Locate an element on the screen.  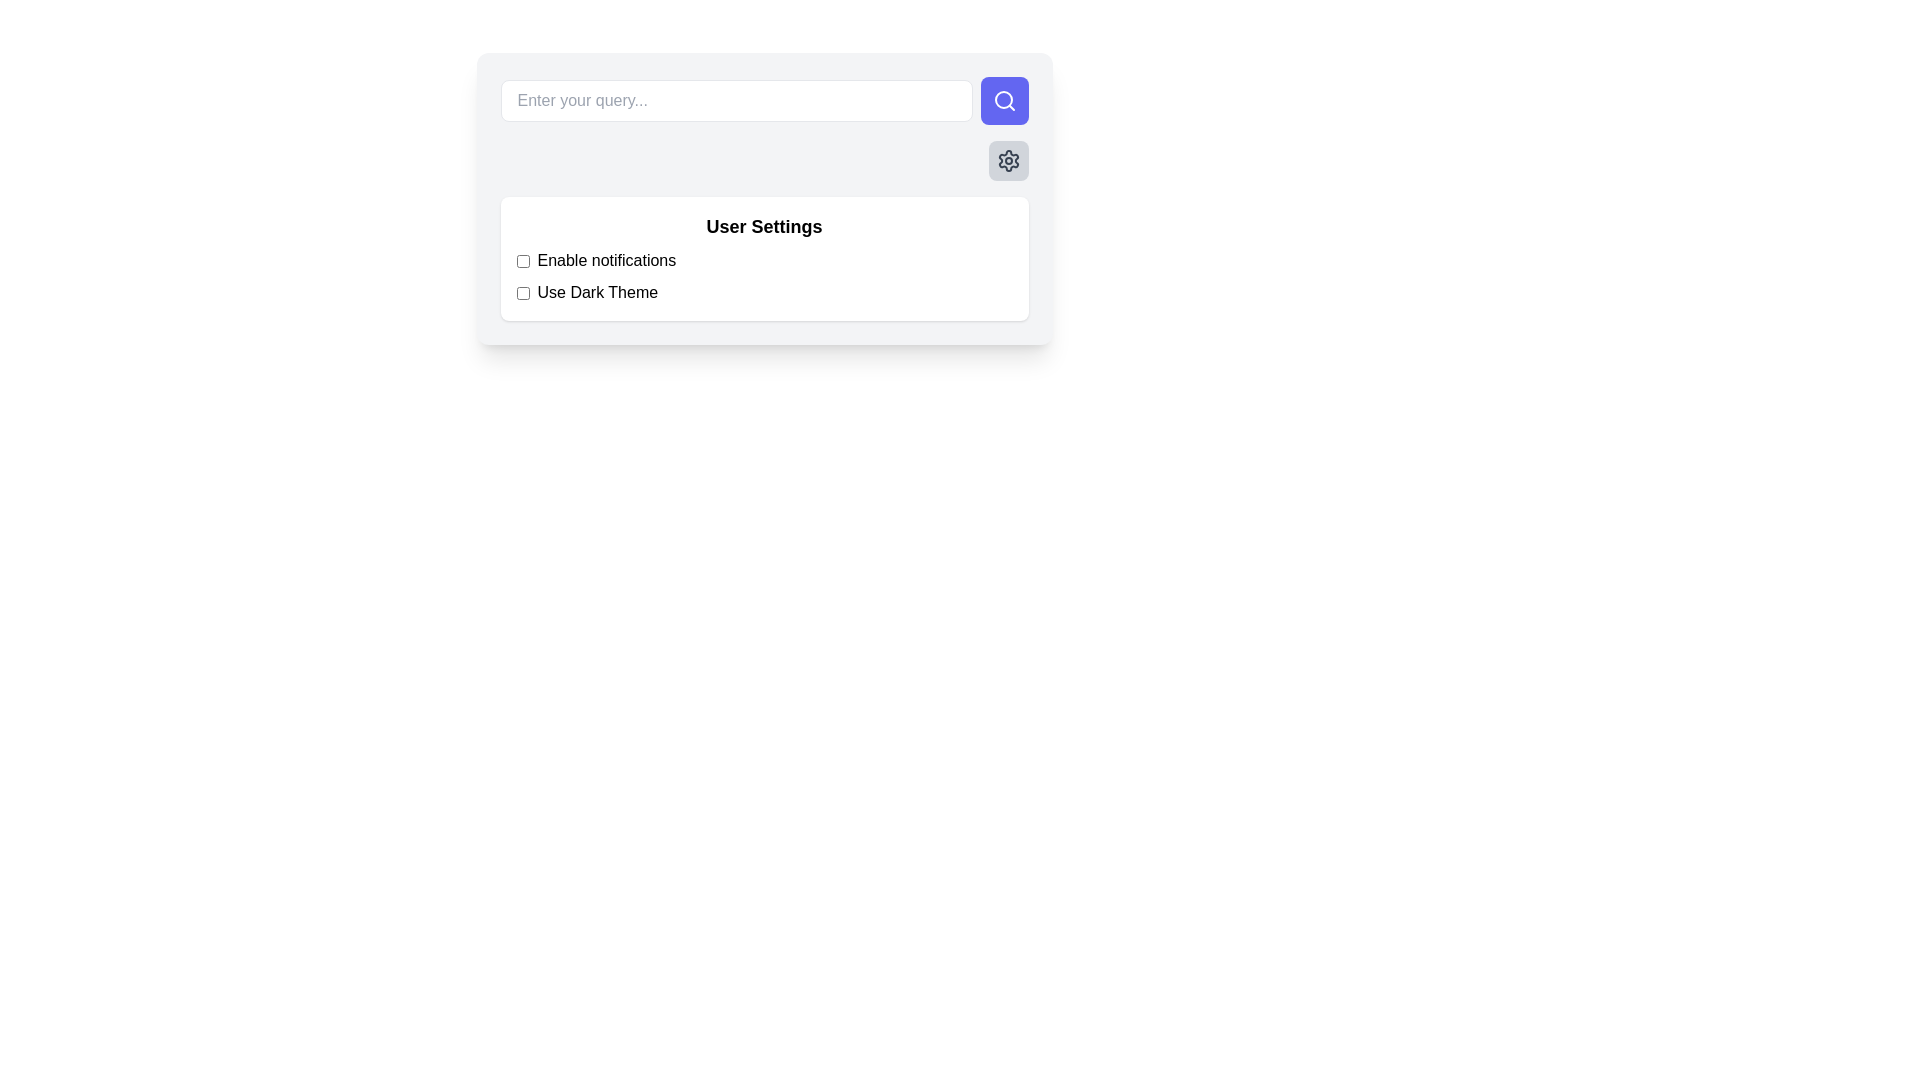
the icon button located at the top-right corner of the interface is located at coordinates (1008, 160).